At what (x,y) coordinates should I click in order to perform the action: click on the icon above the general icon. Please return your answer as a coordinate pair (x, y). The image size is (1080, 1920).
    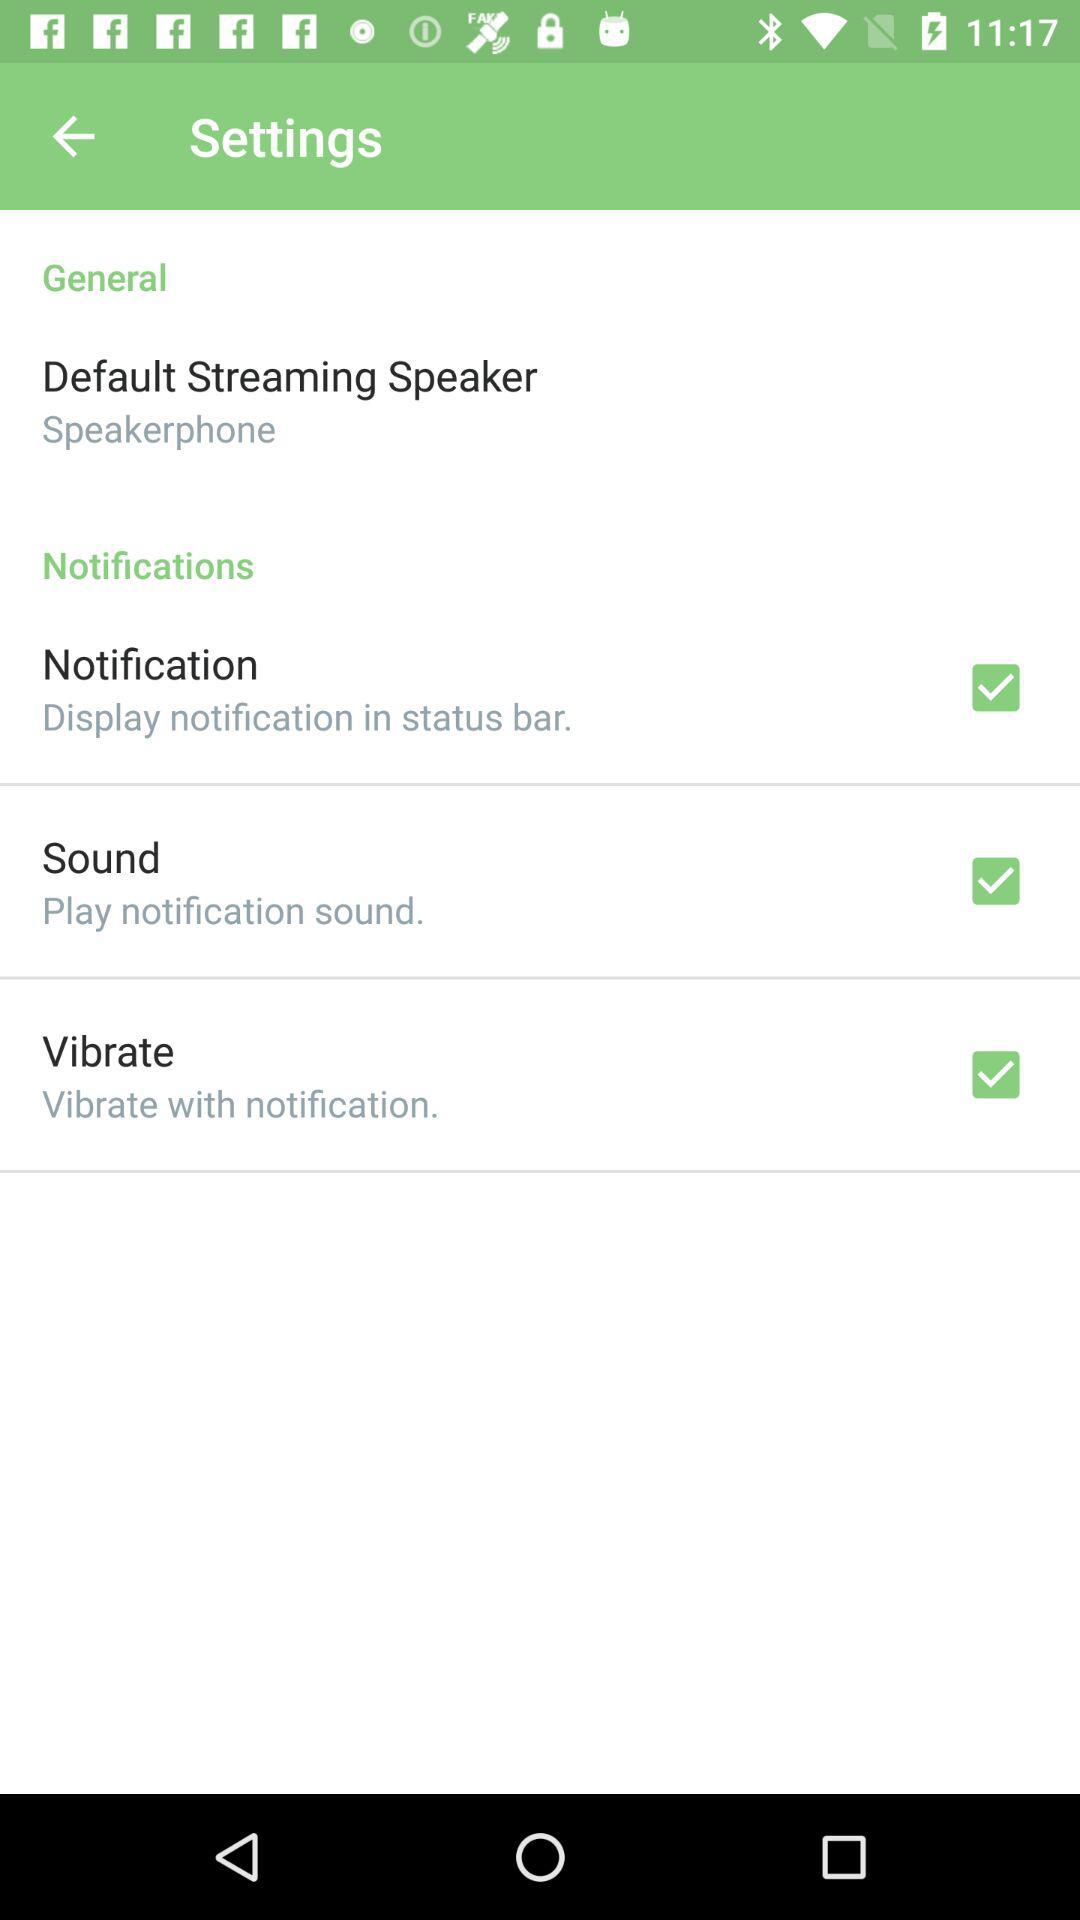
    Looking at the image, I should click on (72, 135).